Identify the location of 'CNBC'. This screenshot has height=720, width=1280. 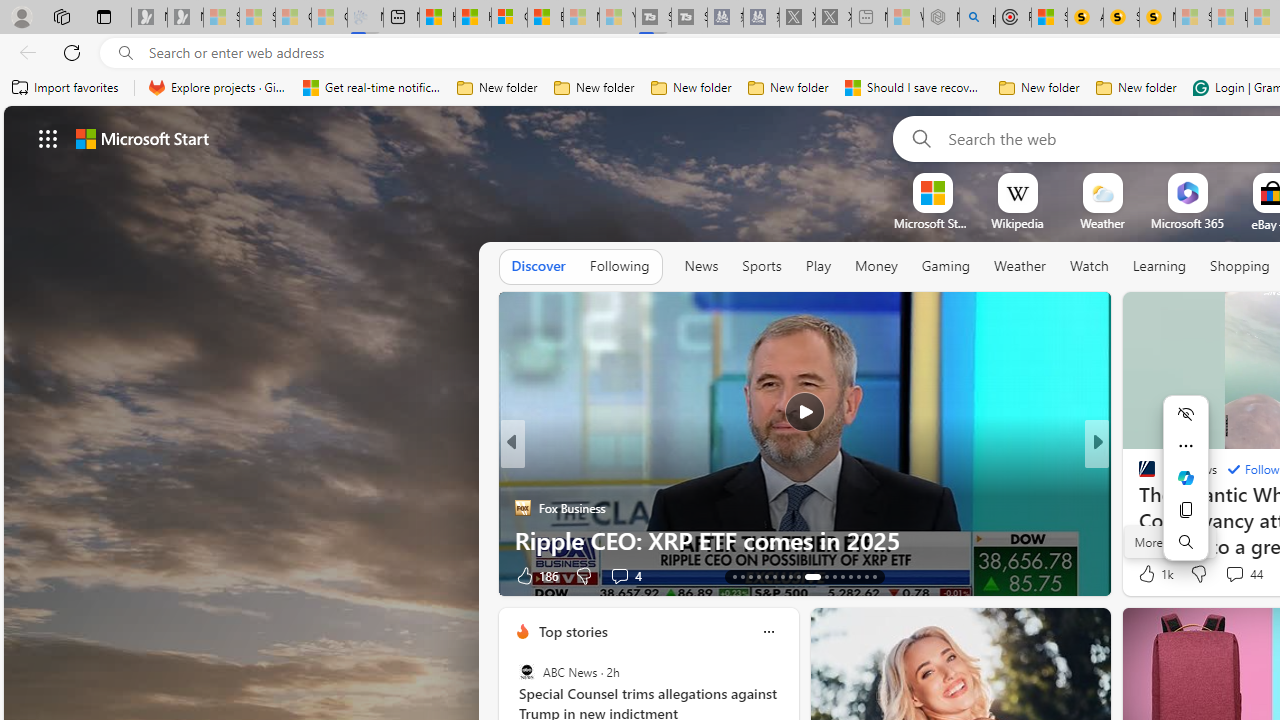
(1138, 475).